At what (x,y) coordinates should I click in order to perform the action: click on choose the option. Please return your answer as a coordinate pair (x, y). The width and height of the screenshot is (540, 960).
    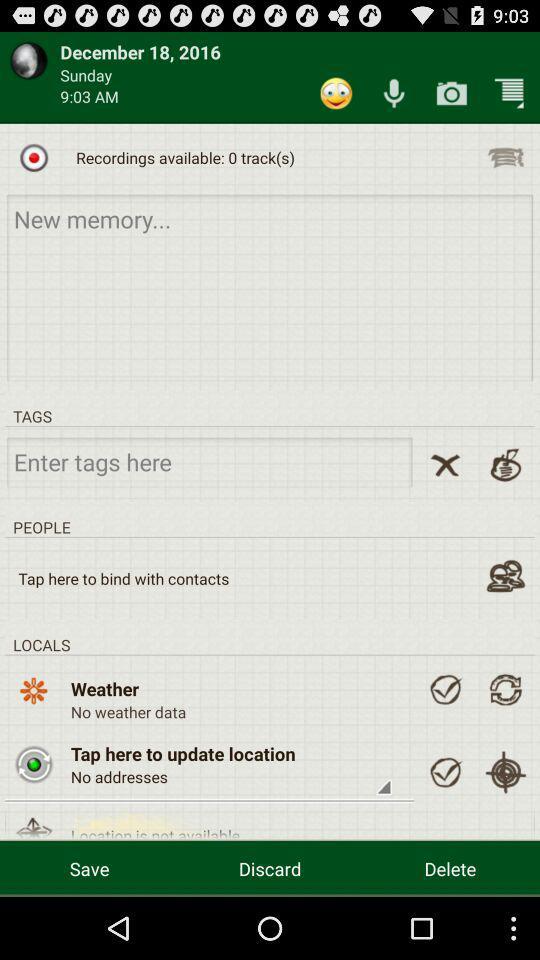
    Looking at the image, I should click on (33, 822).